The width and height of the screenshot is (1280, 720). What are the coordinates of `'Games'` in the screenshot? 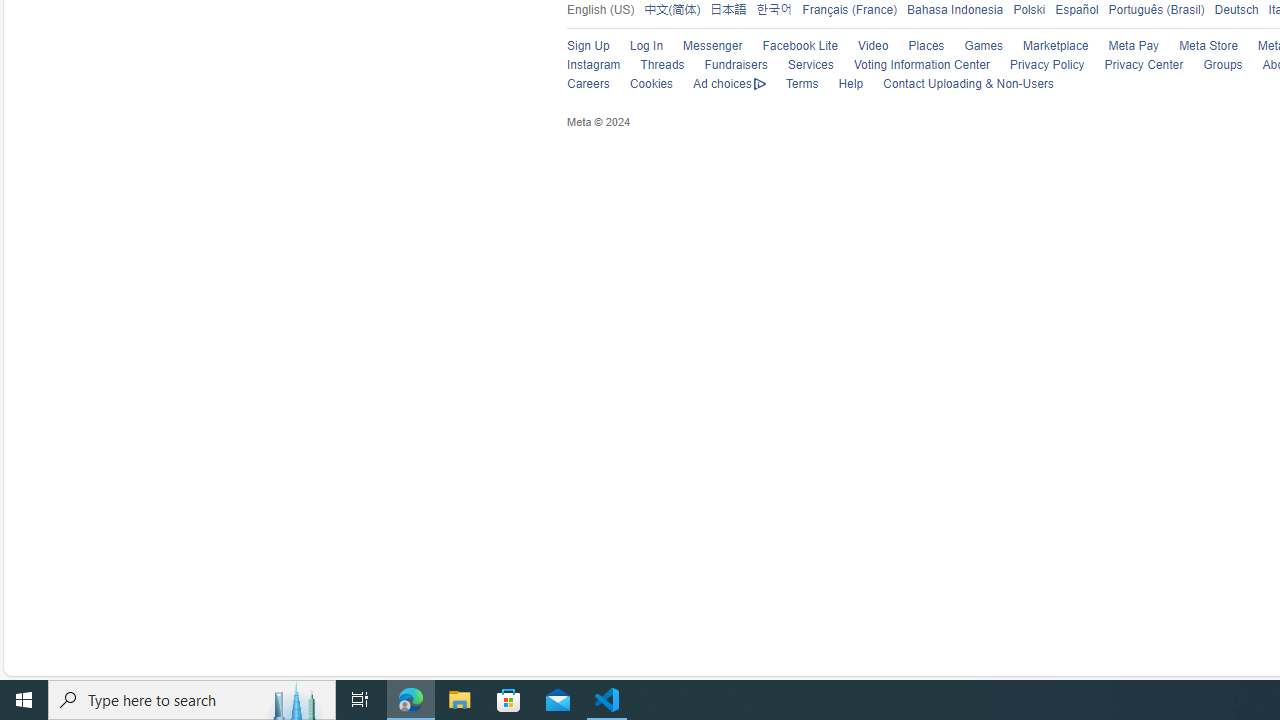 It's located at (974, 45).